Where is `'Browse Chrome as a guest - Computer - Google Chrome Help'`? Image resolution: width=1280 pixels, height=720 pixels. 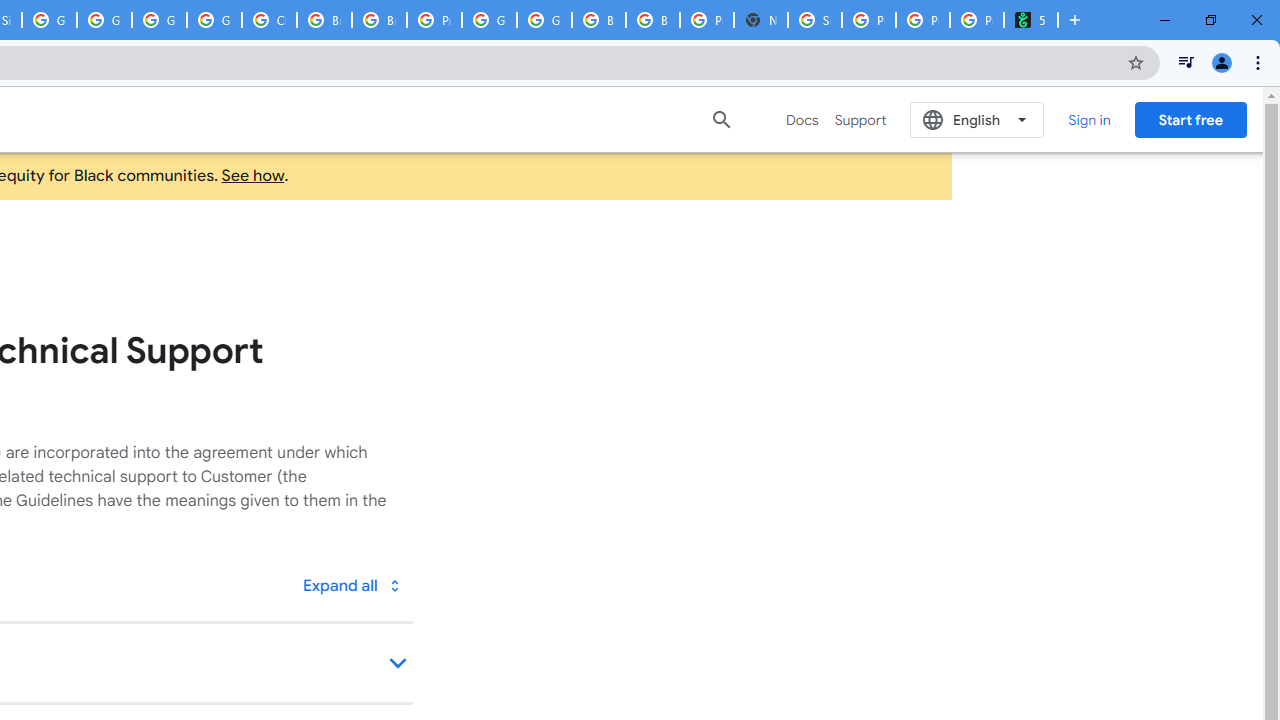
'Browse Chrome as a guest - Computer - Google Chrome Help' is located at coordinates (324, 20).